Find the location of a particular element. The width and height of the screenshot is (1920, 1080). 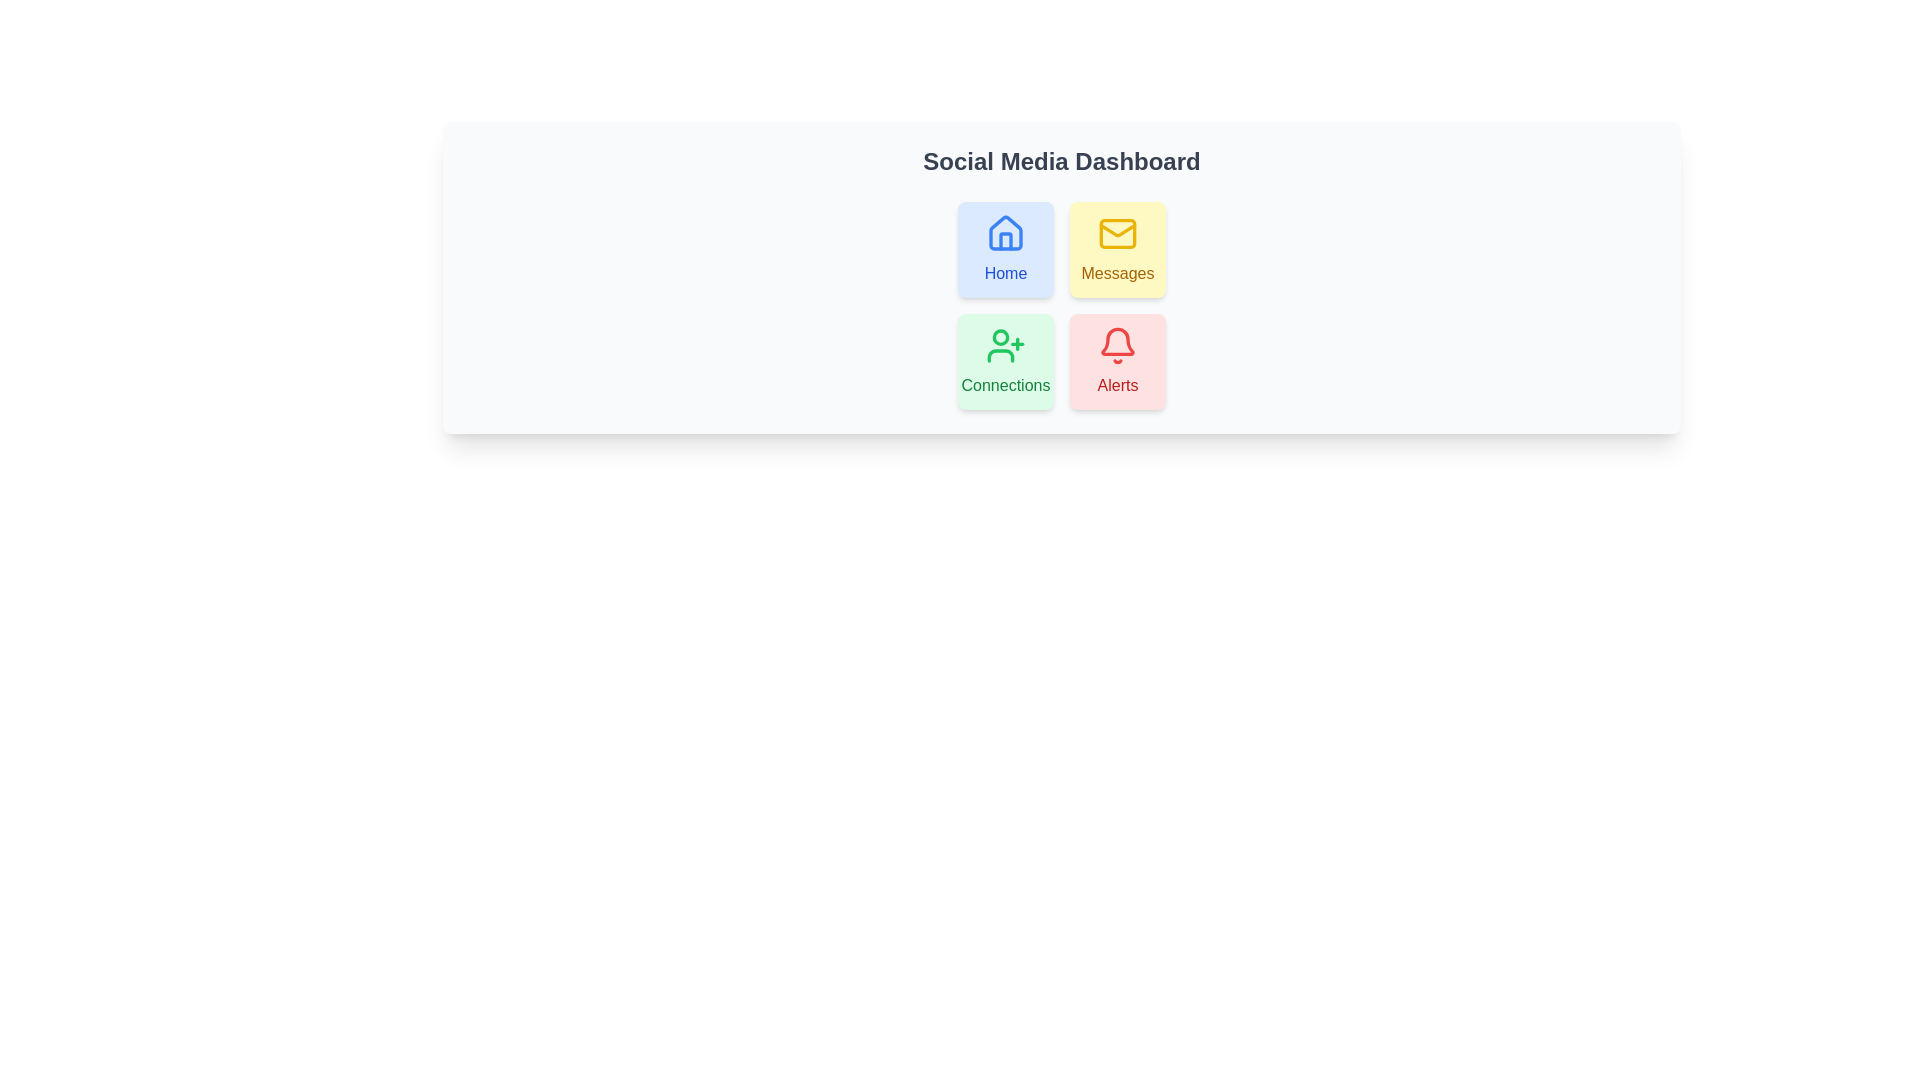

the graphical icon component representing the envelope's body within the 'Messages' icon, which is the second item in the grid of four icons under the 'Social Media Dashboard' header is located at coordinates (1117, 233).